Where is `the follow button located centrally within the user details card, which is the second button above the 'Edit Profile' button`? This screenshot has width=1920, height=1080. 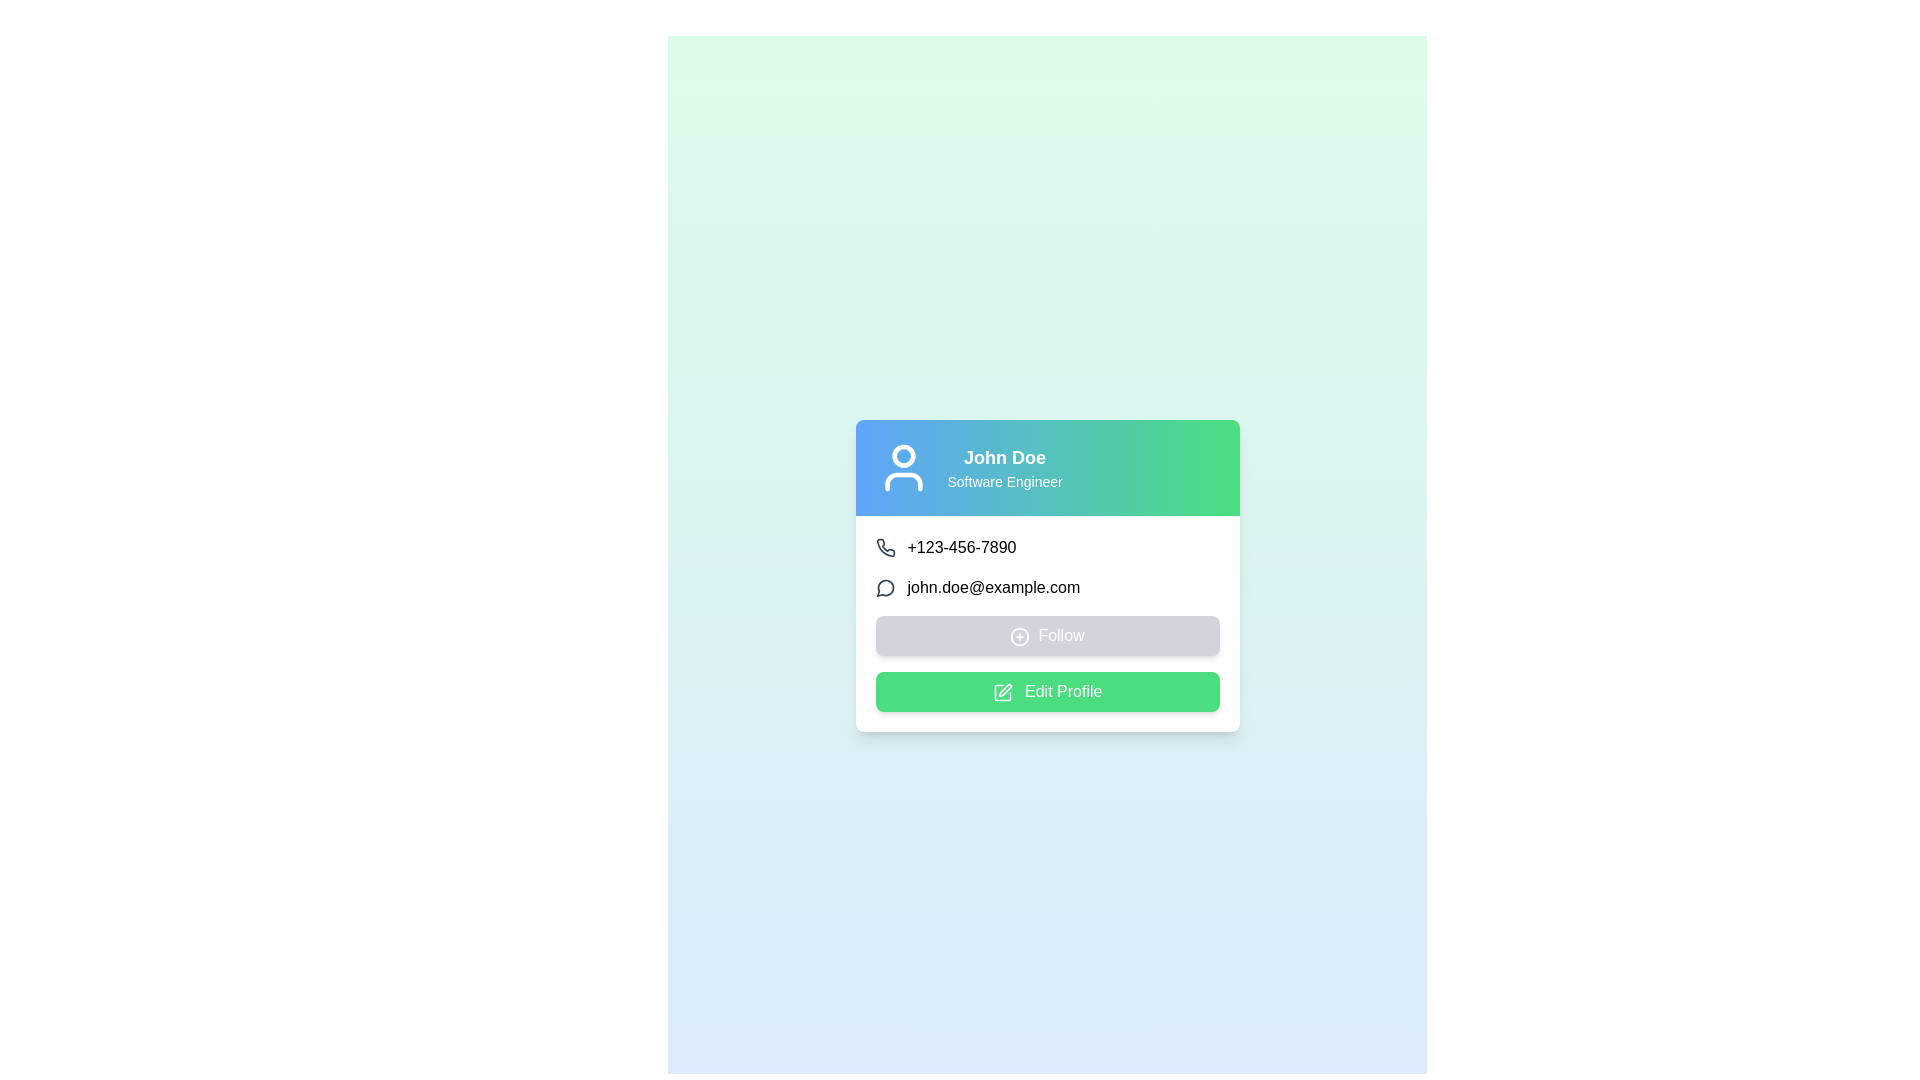 the follow button located centrally within the user details card, which is the second button above the 'Edit Profile' button is located at coordinates (1046, 623).